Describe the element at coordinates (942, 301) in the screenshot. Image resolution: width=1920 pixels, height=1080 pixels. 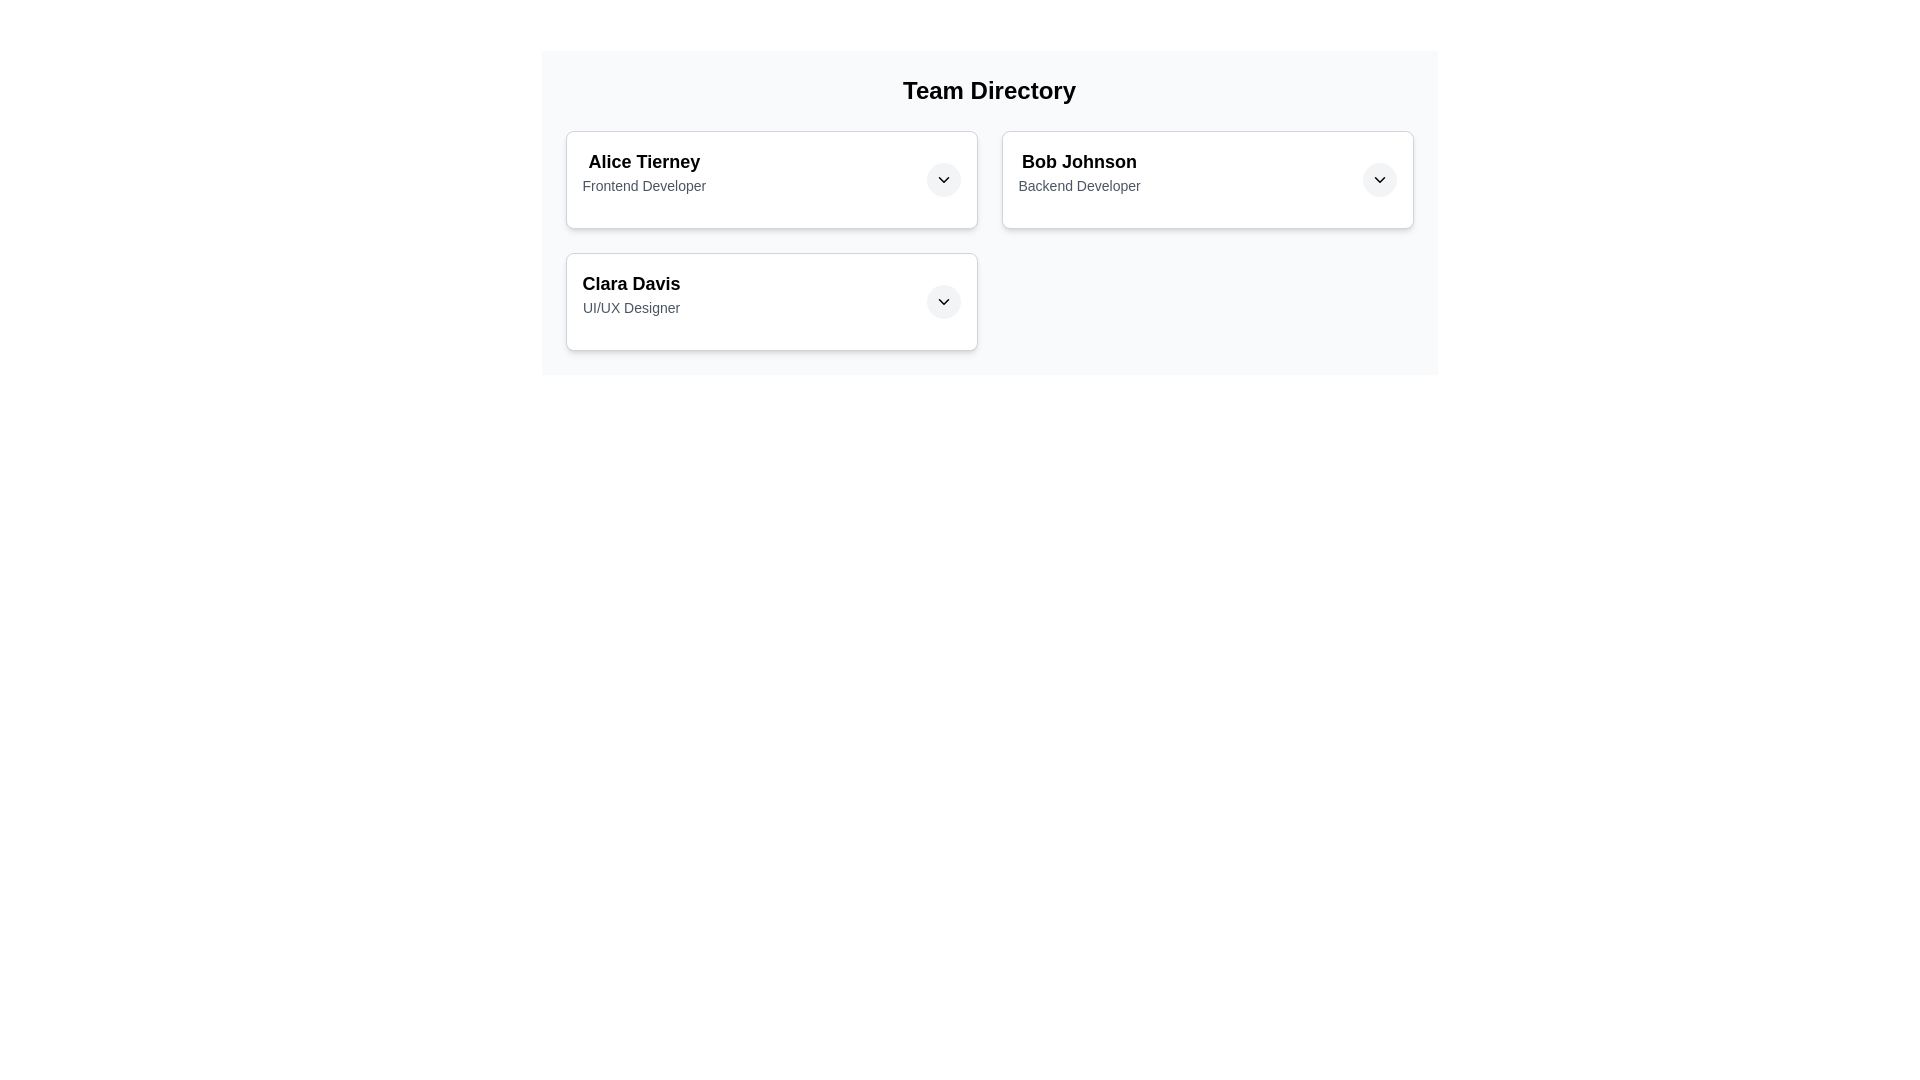
I see `the downward-pointing chevron icon within the light grey circular button located under Clara Davis's name` at that location.